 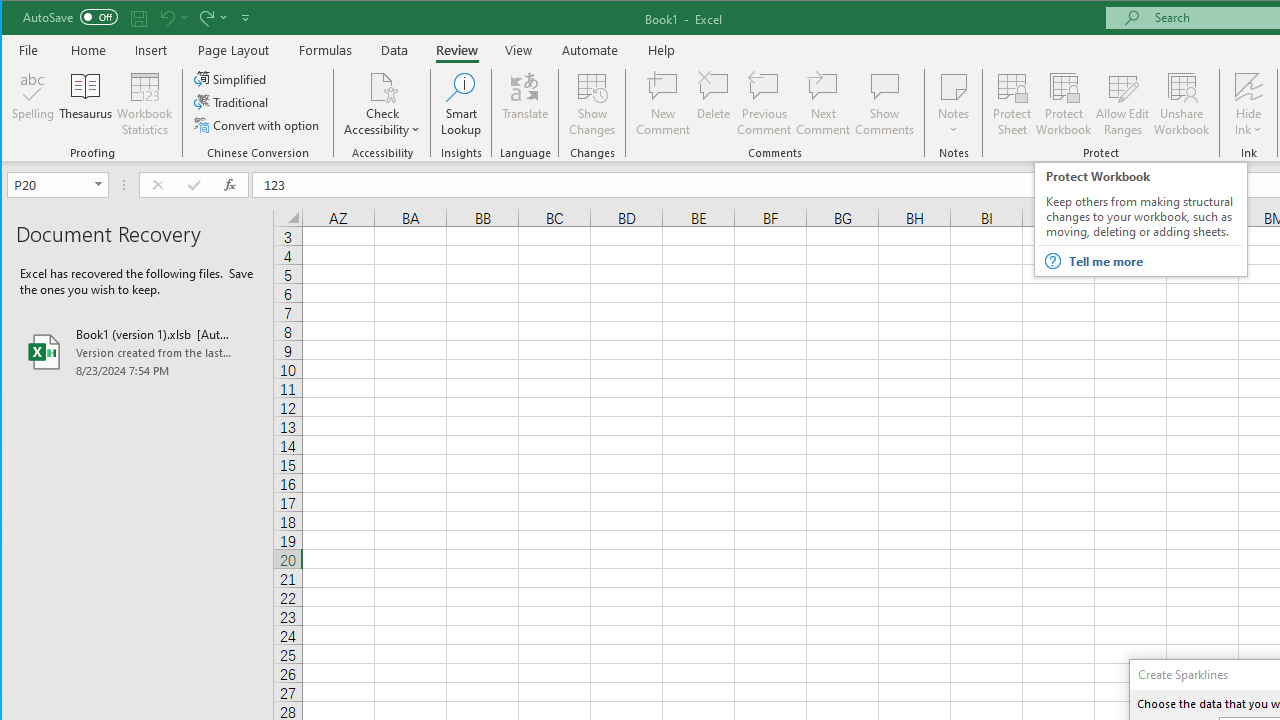 What do you see at coordinates (1051, 260) in the screenshot?
I see `'Class: NetUIImage'` at bounding box center [1051, 260].